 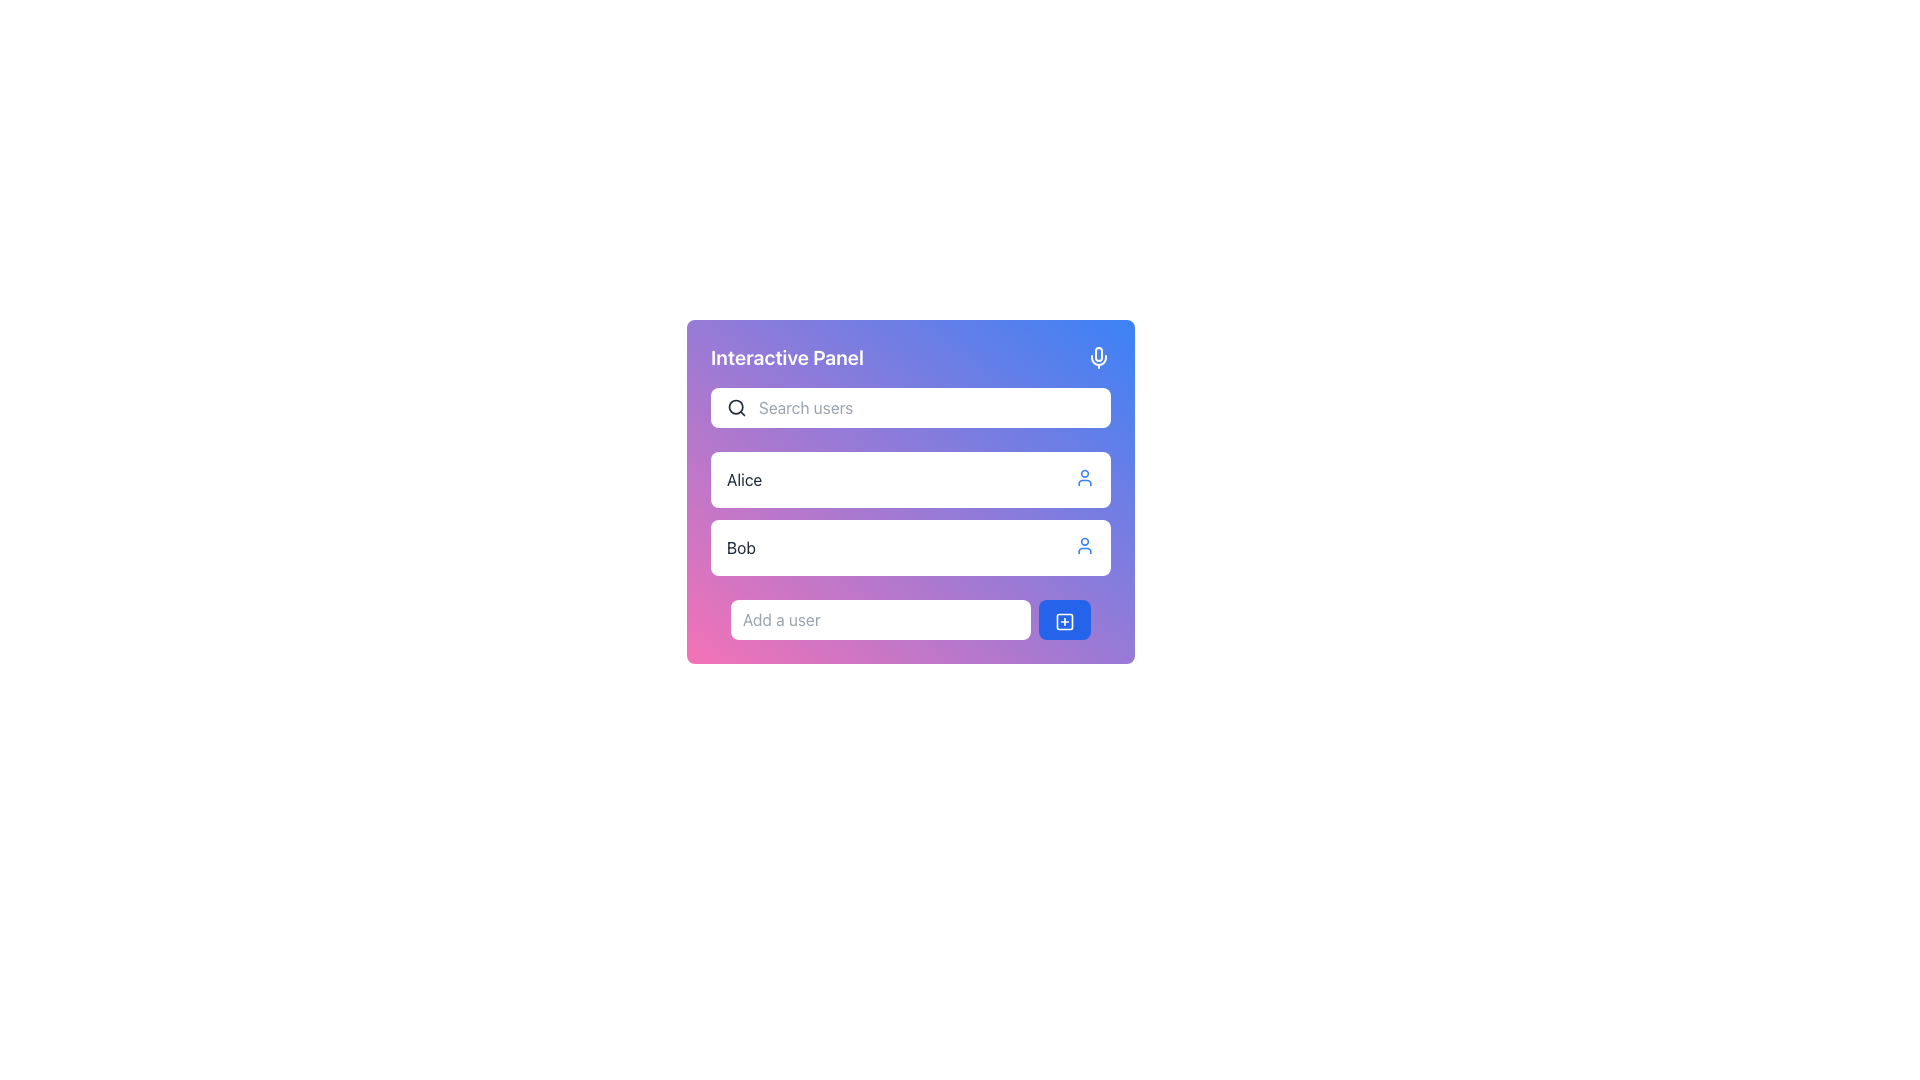 I want to click on the small blue square icon with a plus sign located within the button to the right of the 'Add a user' input field in the Interactive Panel, so click(x=1064, y=620).